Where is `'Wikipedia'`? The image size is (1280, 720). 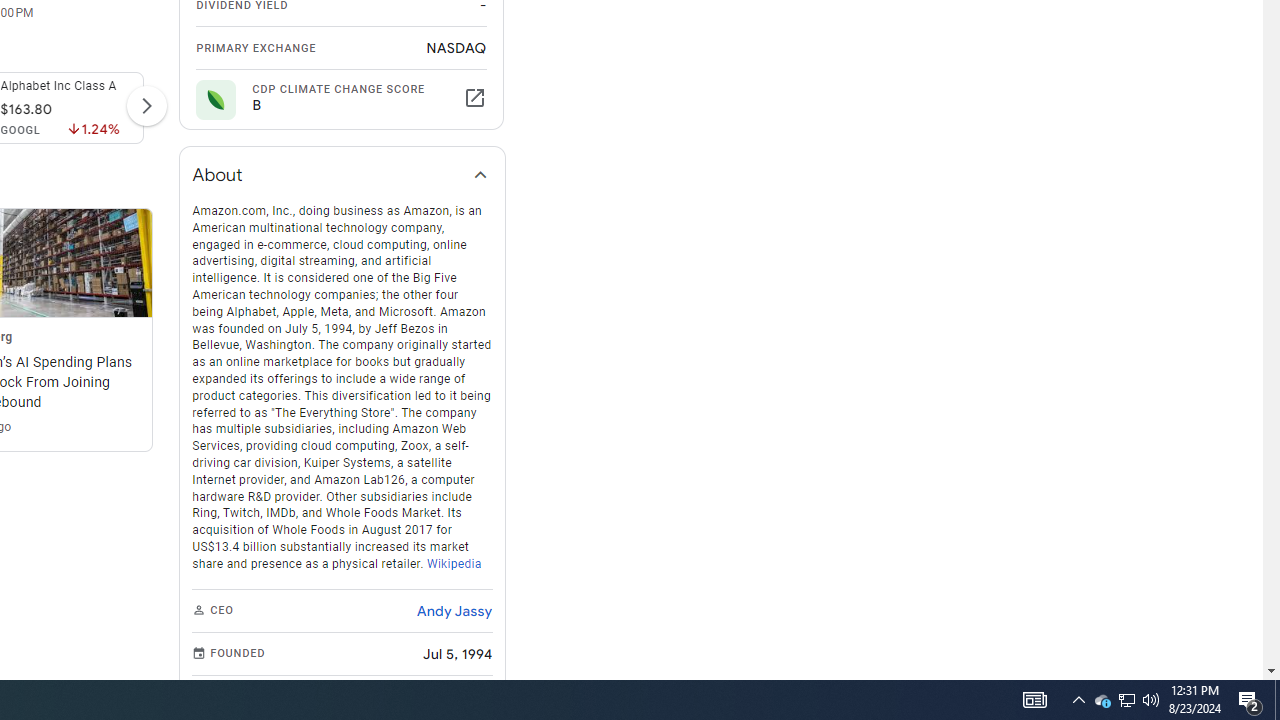 'Wikipedia' is located at coordinates (453, 563).